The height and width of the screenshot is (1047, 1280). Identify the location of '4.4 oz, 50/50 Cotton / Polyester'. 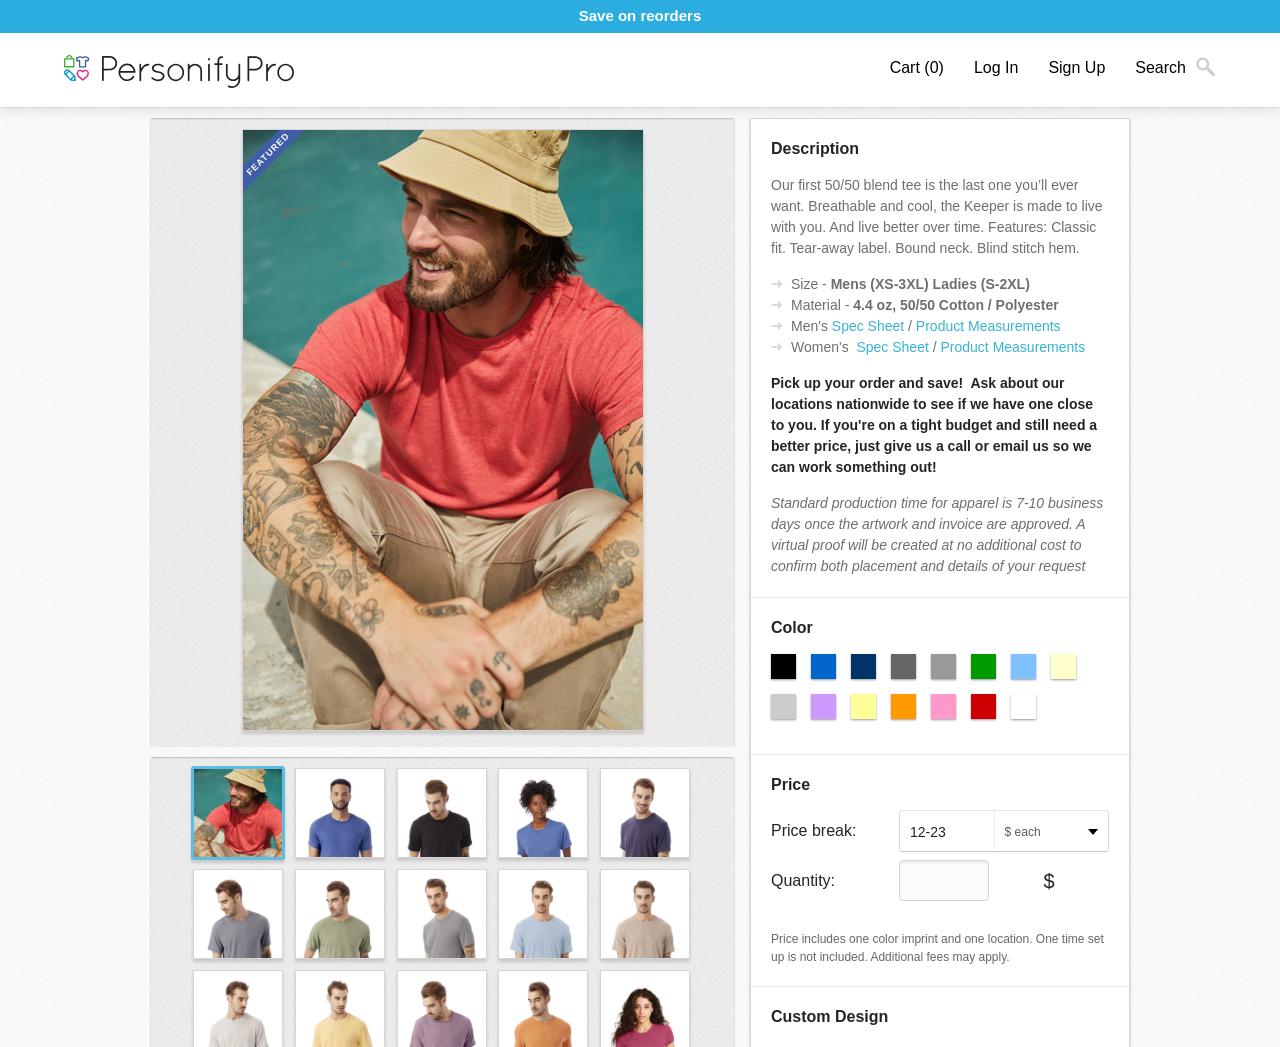
(954, 303).